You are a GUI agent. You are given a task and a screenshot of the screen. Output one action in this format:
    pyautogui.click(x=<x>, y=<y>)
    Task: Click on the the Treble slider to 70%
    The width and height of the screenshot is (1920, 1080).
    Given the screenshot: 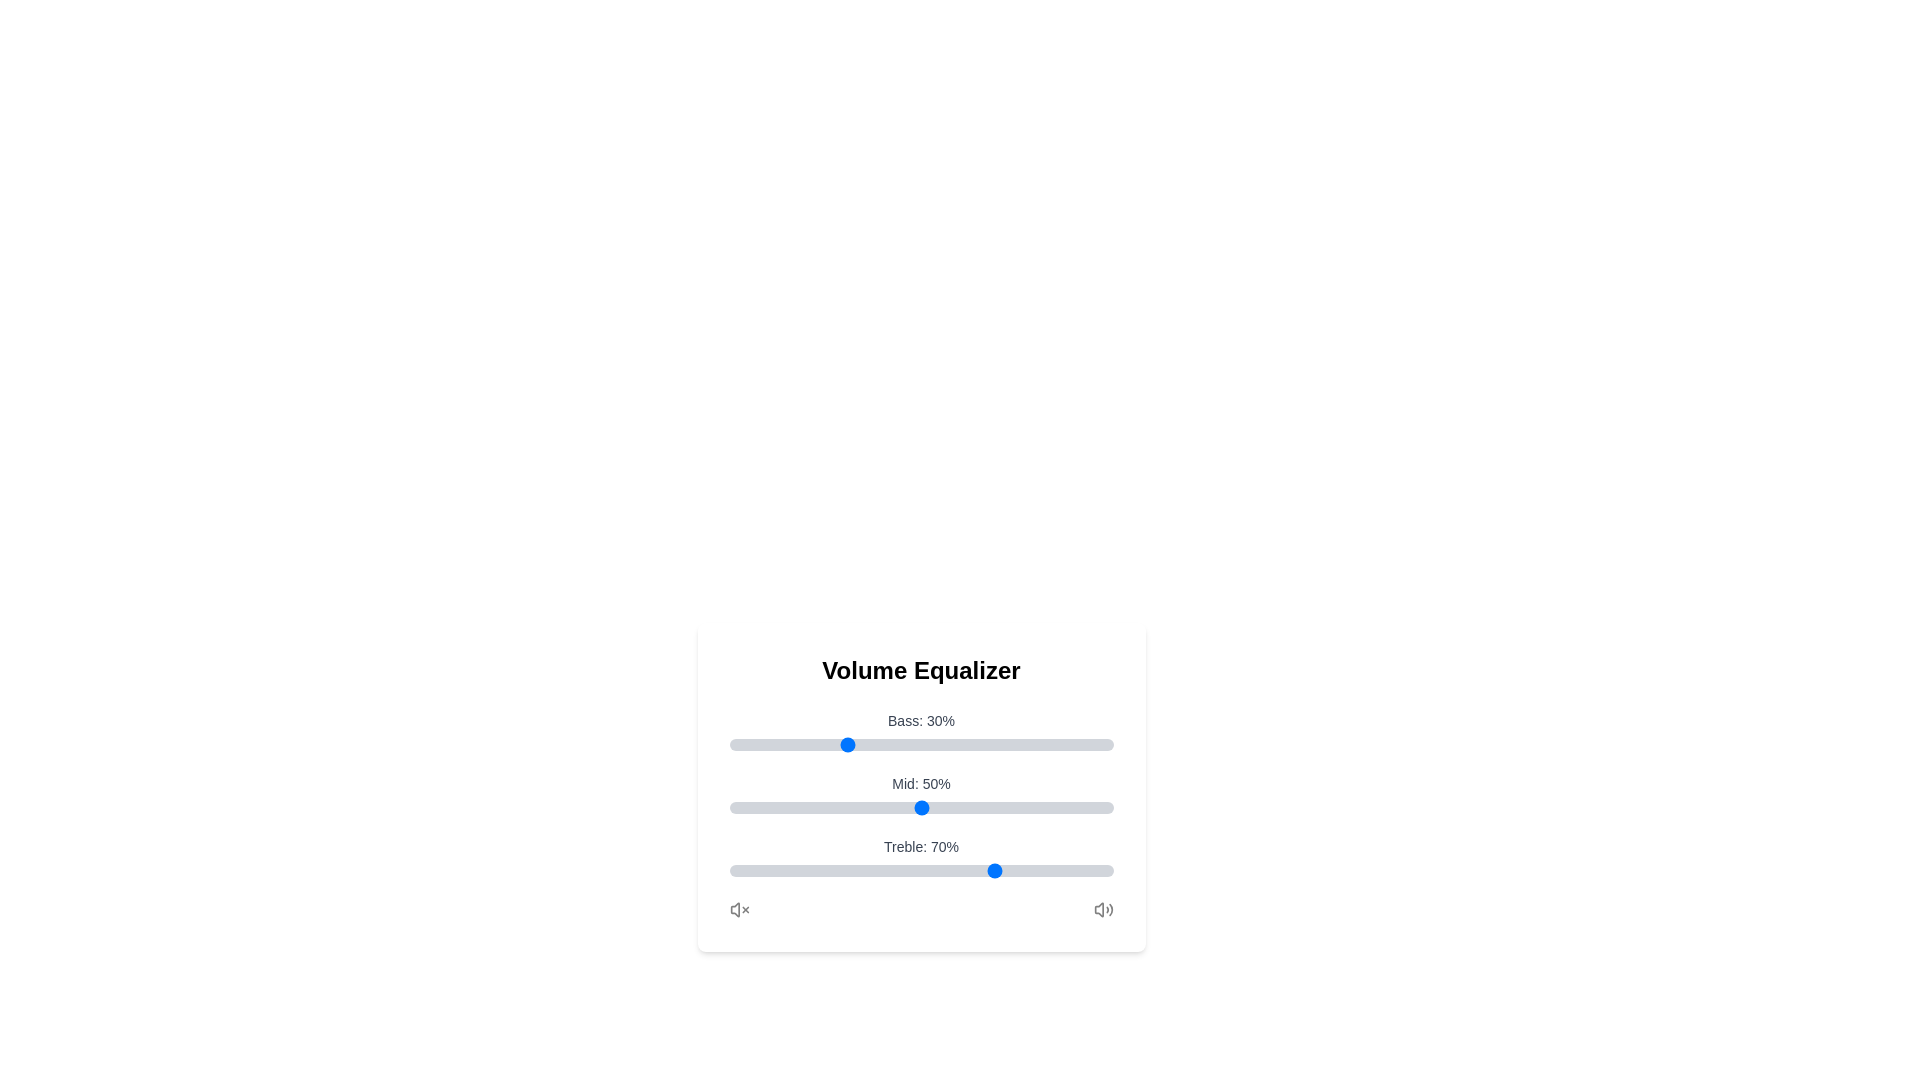 What is the action you would take?
    pyautogui.click(x=998, y=870)
    